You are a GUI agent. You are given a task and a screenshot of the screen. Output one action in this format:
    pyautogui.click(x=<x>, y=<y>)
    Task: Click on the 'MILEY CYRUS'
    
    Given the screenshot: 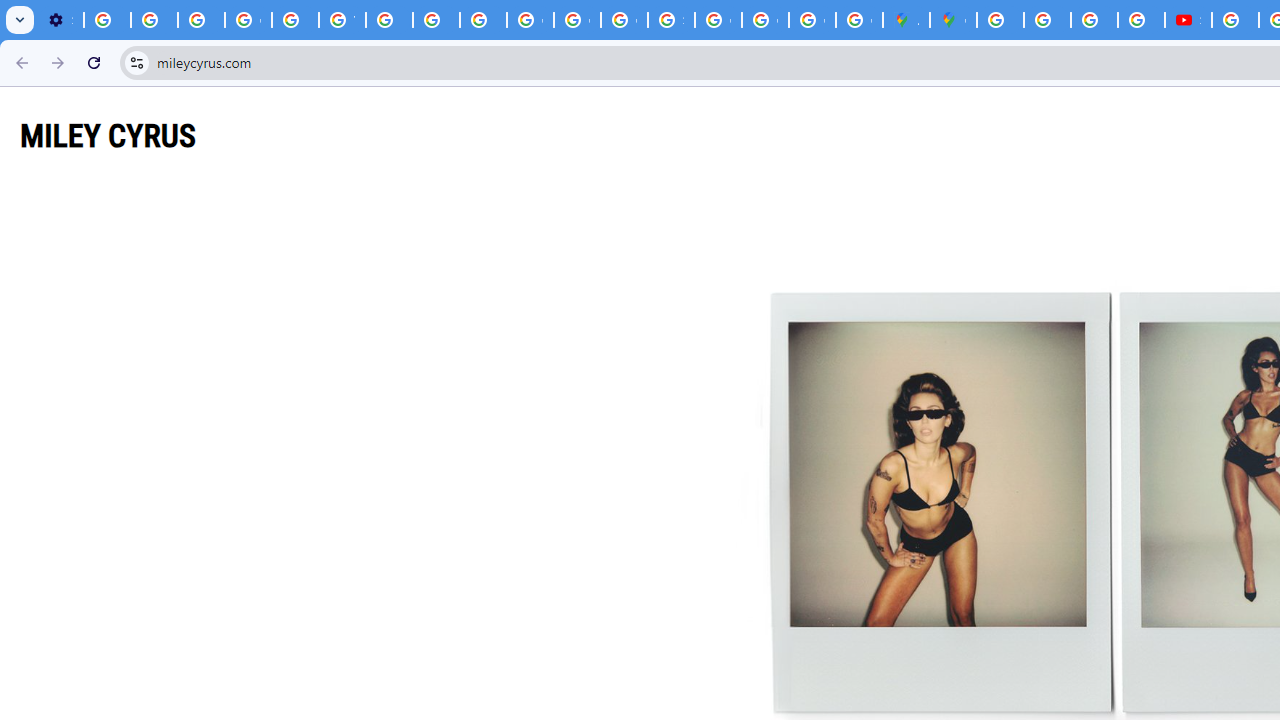 What is the action you would take?
    pyautogui.click(x=107, y=135)
    